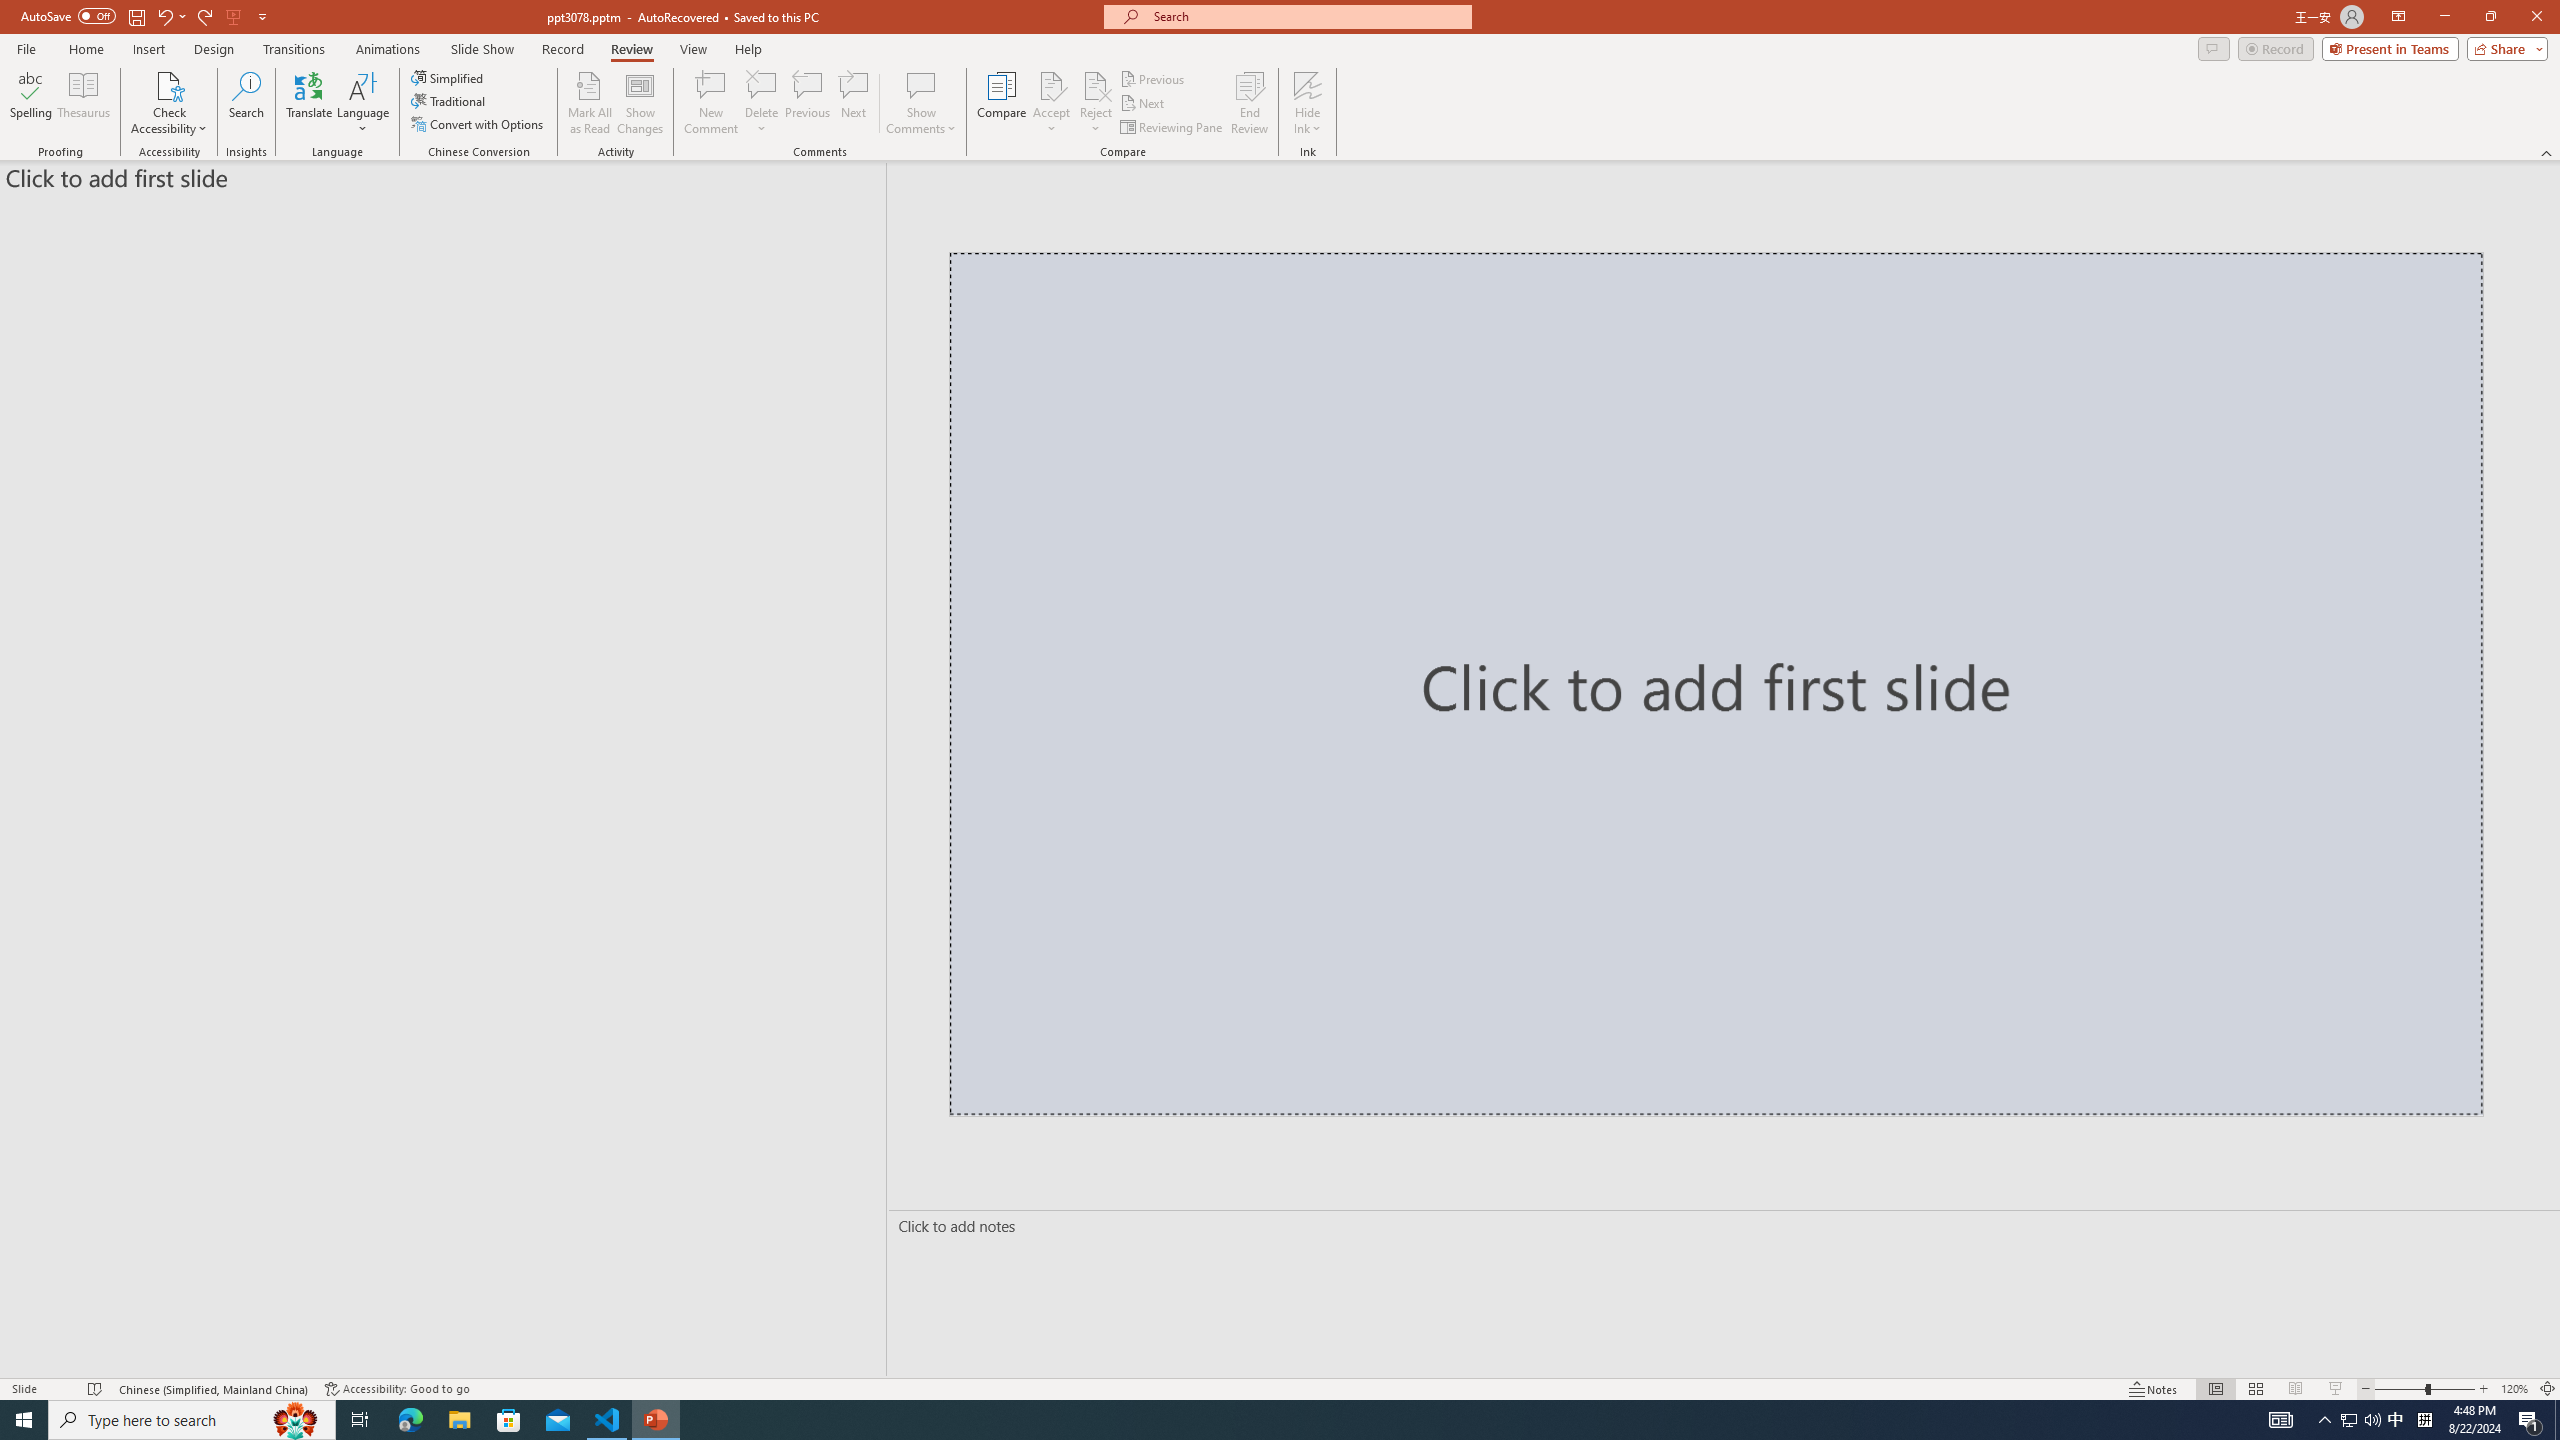 The height and width of the screenshot is (1440, 2560). What do you see at coordinates (1308, 84) in the screenshot?
I see `'Hide Ink'` at bounding box center [1308, 84].